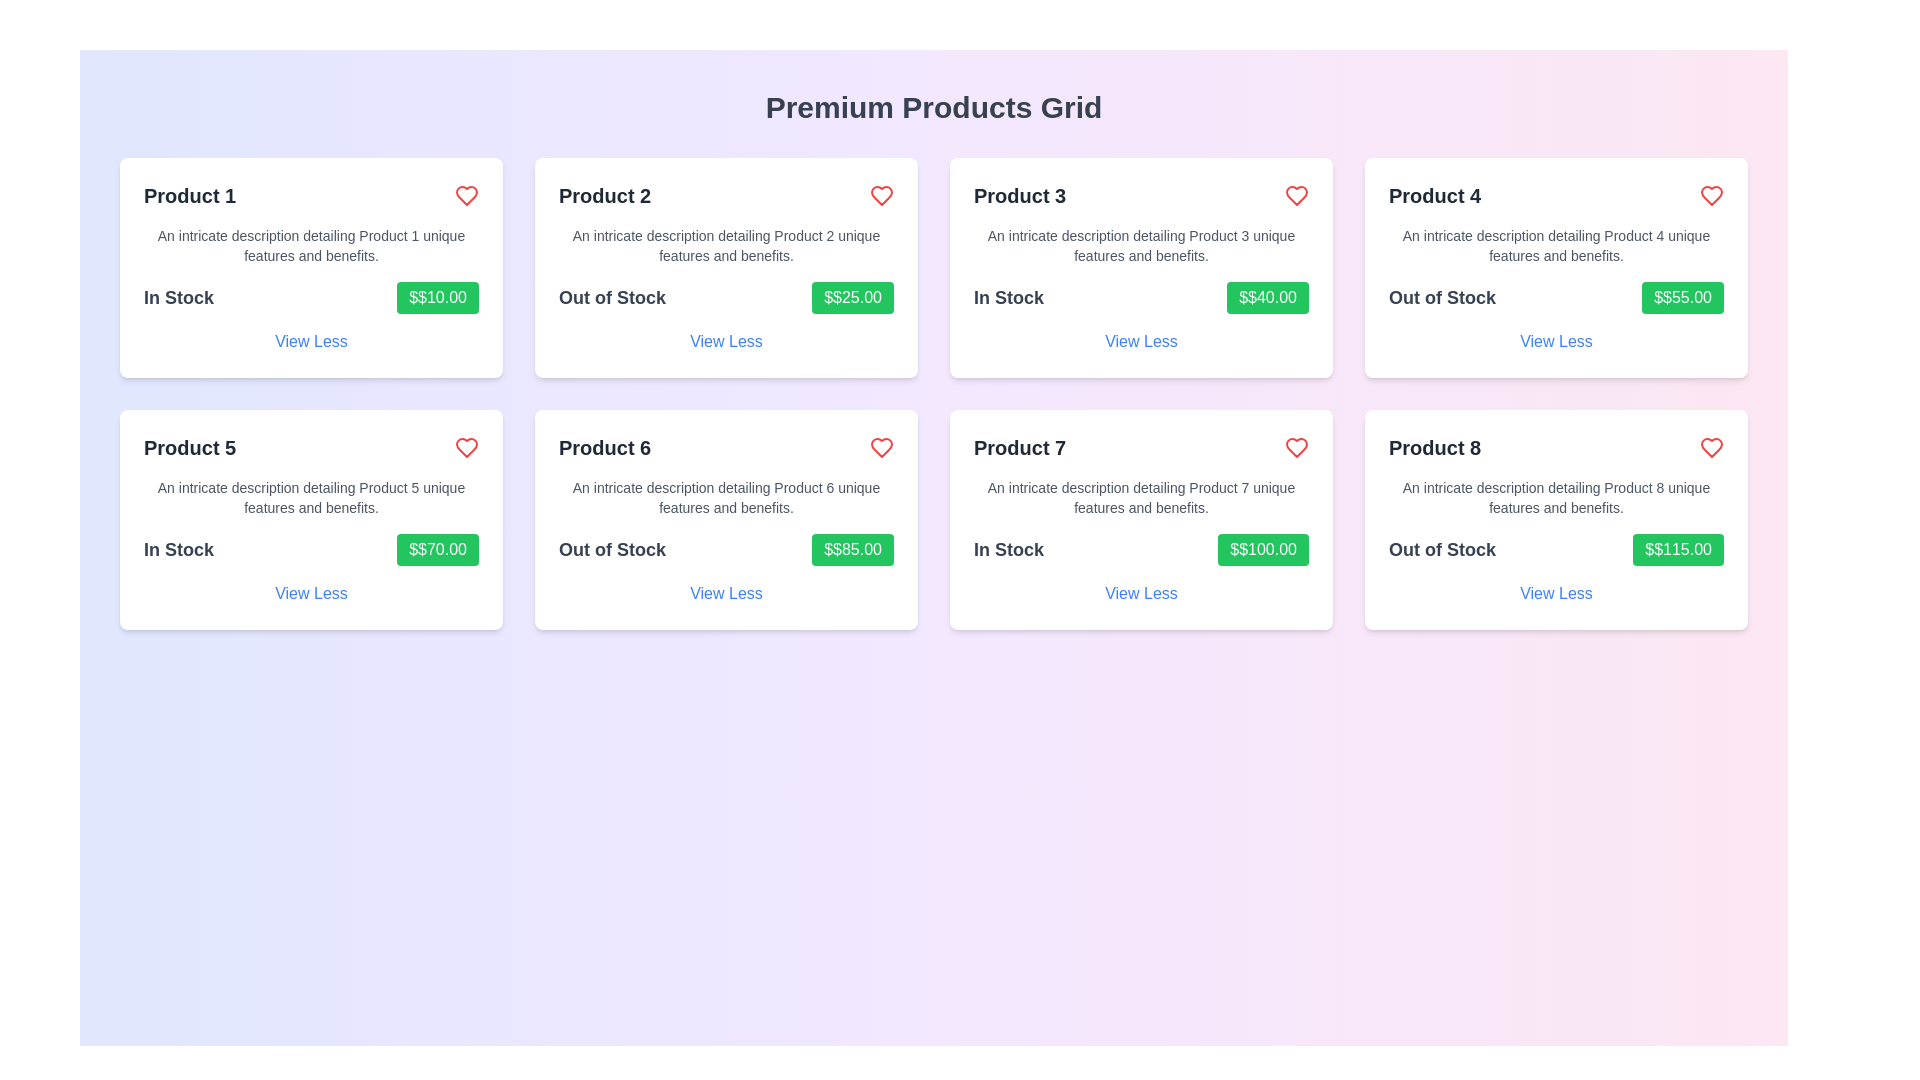 This screenshot has width=1920, height=1080. What do you see at coordinates (1141, 593) in the screenshot?
I see `the hyperlink located in the bottom-right segment of the card for 'Product 7'` at bounding box center [1141, 593].